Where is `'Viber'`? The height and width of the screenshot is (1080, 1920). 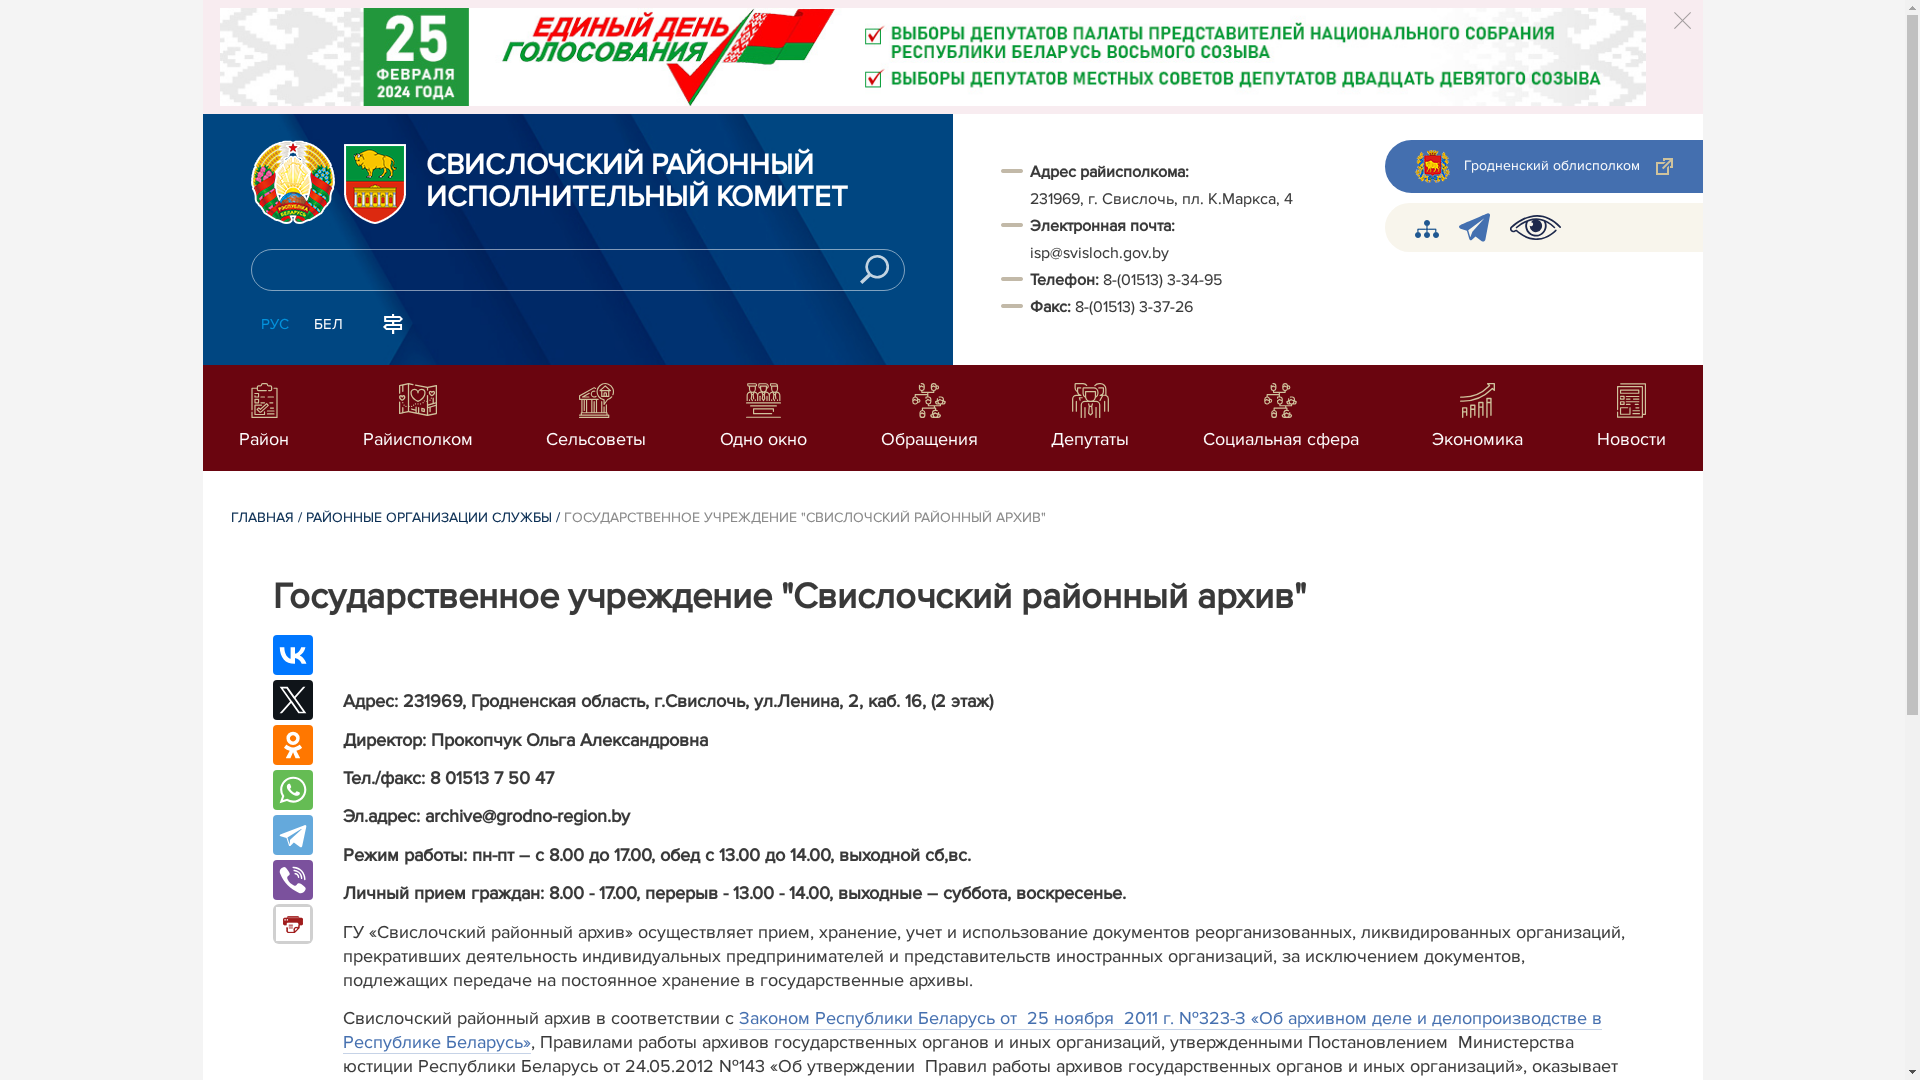
'Viber' is located at coordinates (291, 878).